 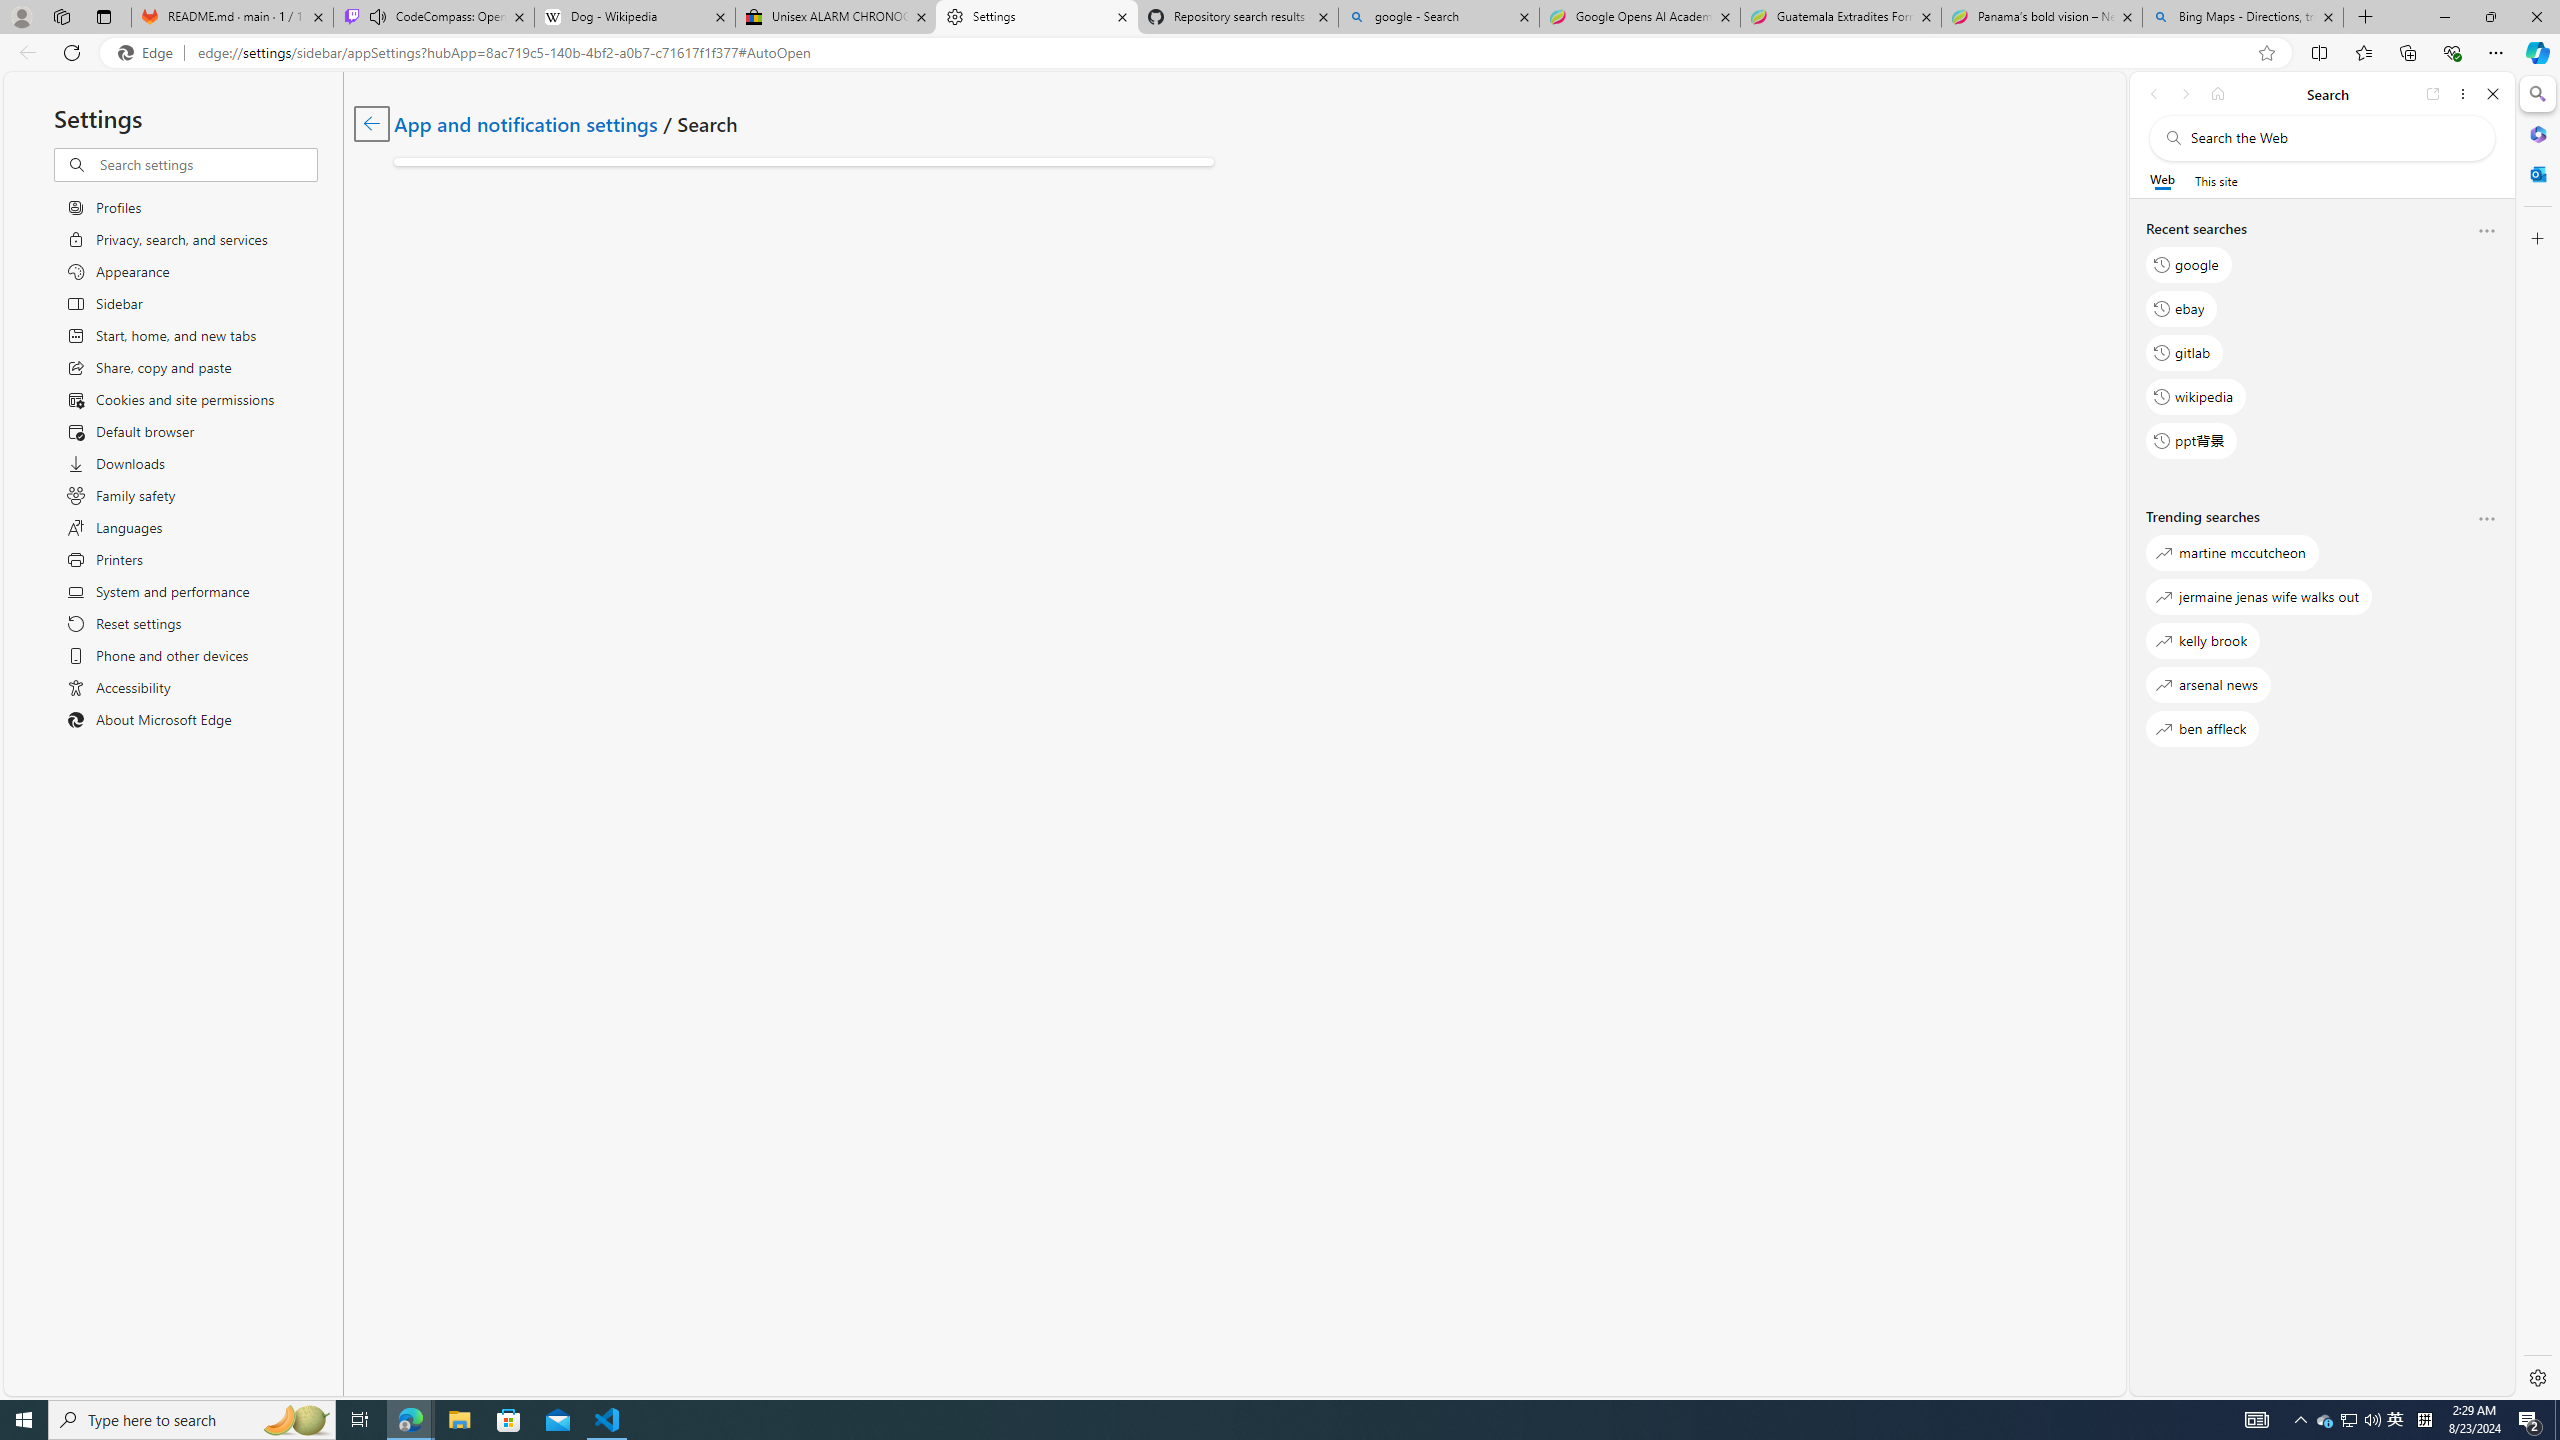 I want to click on 'ebay', so click(x=2180, y=307).